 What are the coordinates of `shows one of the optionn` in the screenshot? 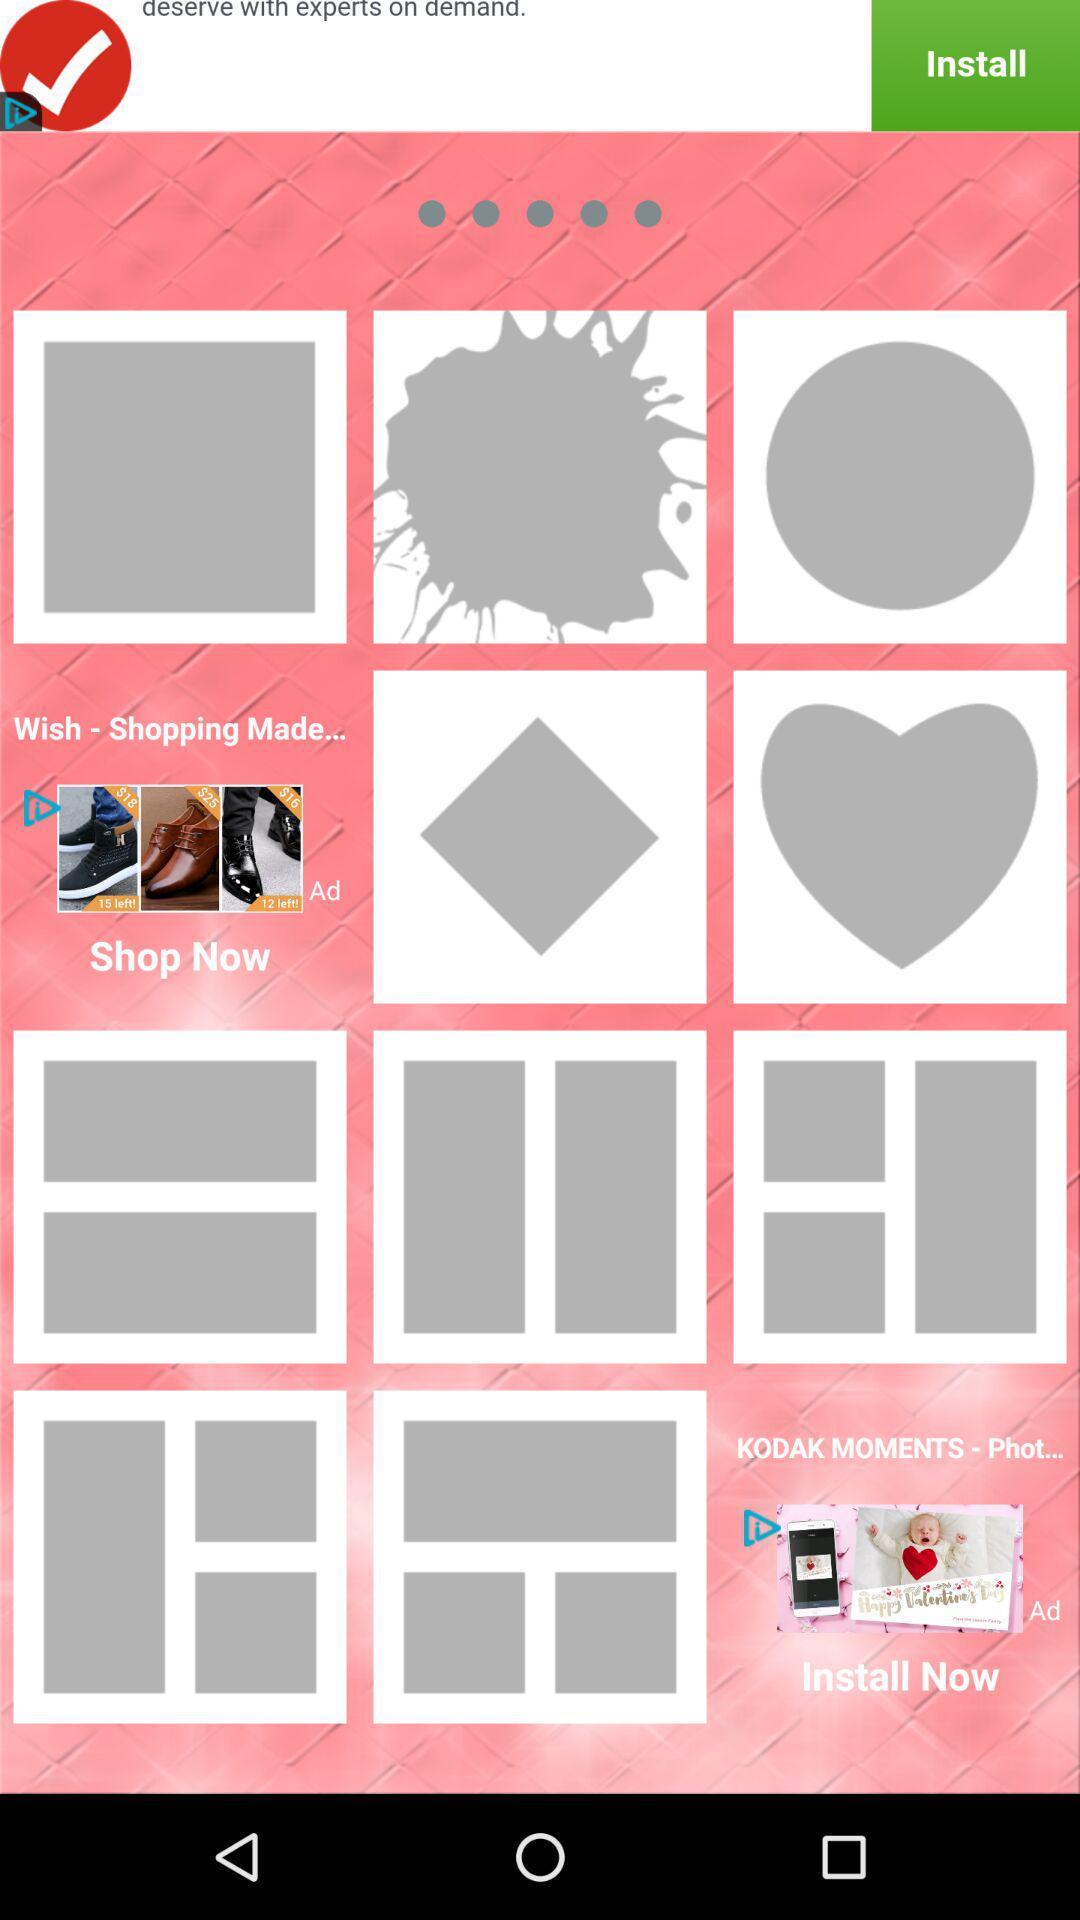 It's located at (898, 836).